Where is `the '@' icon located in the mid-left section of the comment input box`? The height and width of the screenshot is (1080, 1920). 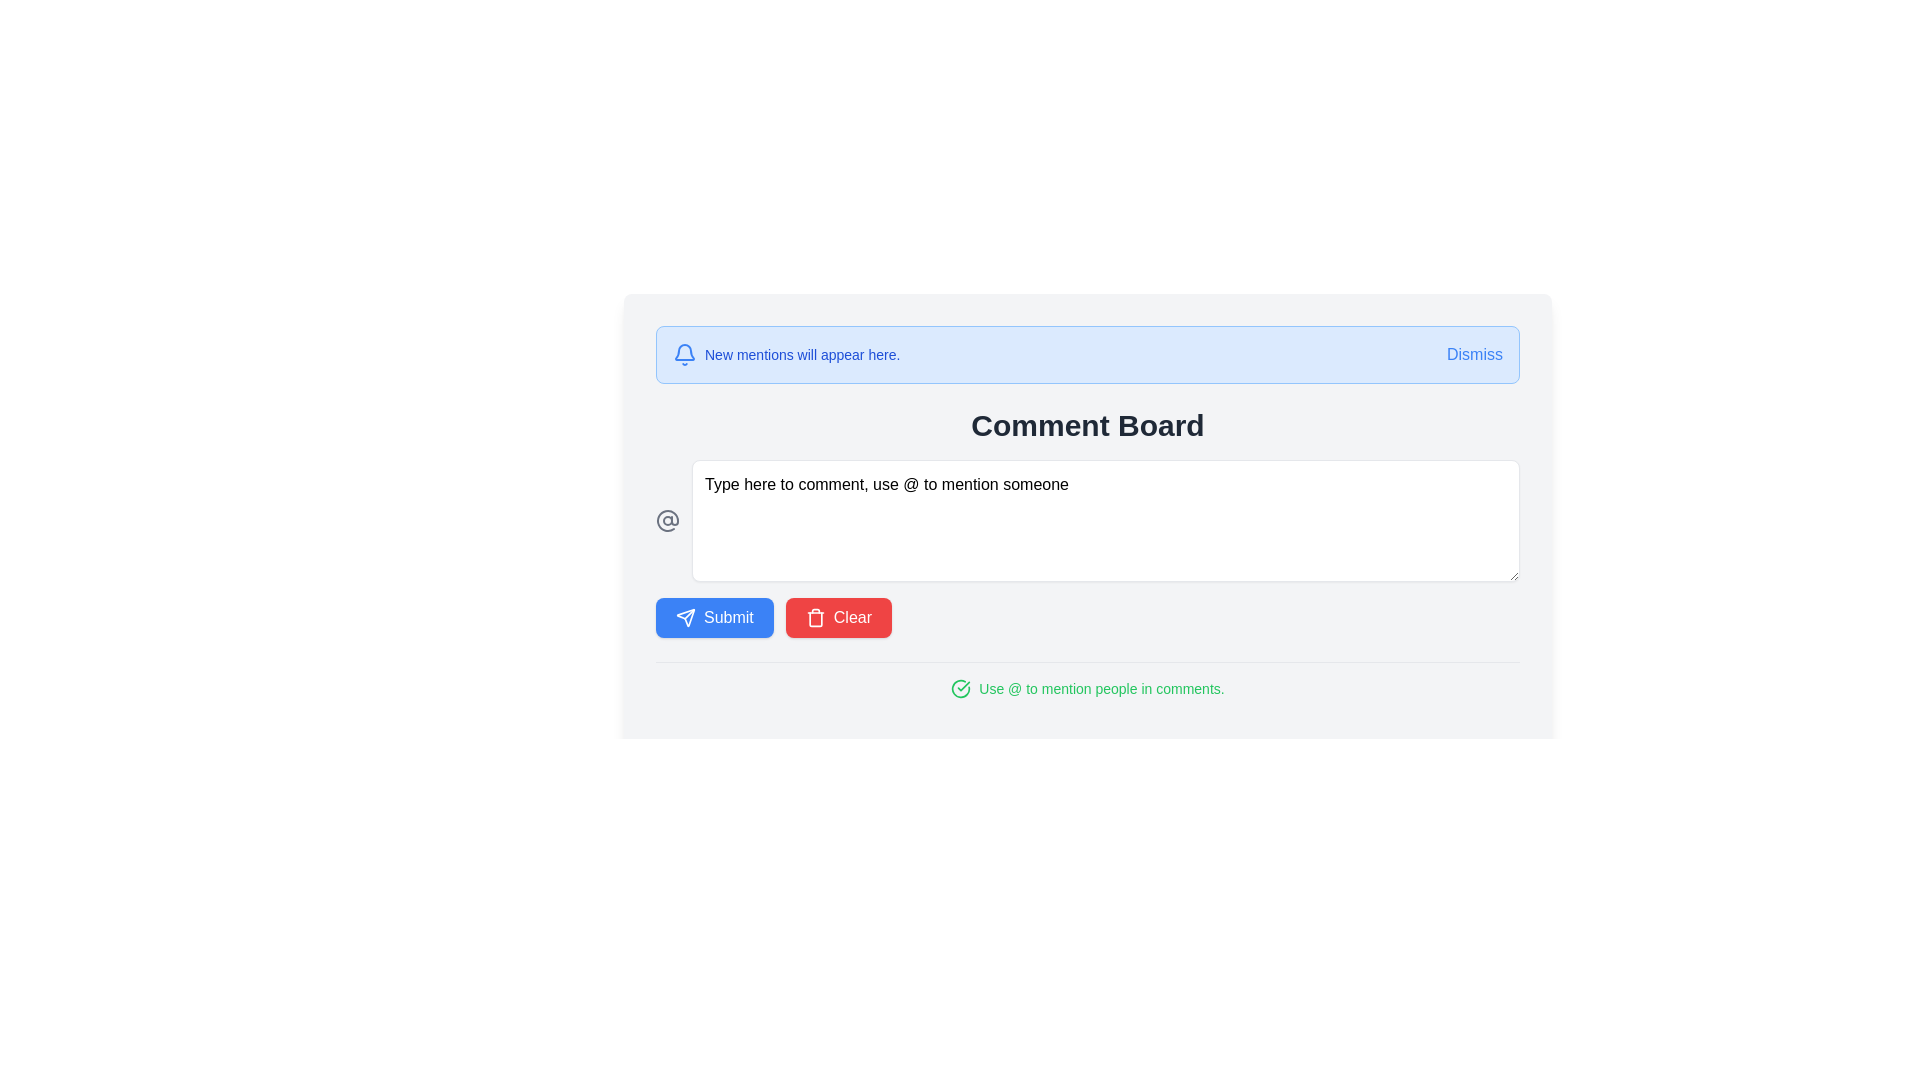
the '@' icon located in the mid-left section of the comment input box is located at coordinates (667, 519).